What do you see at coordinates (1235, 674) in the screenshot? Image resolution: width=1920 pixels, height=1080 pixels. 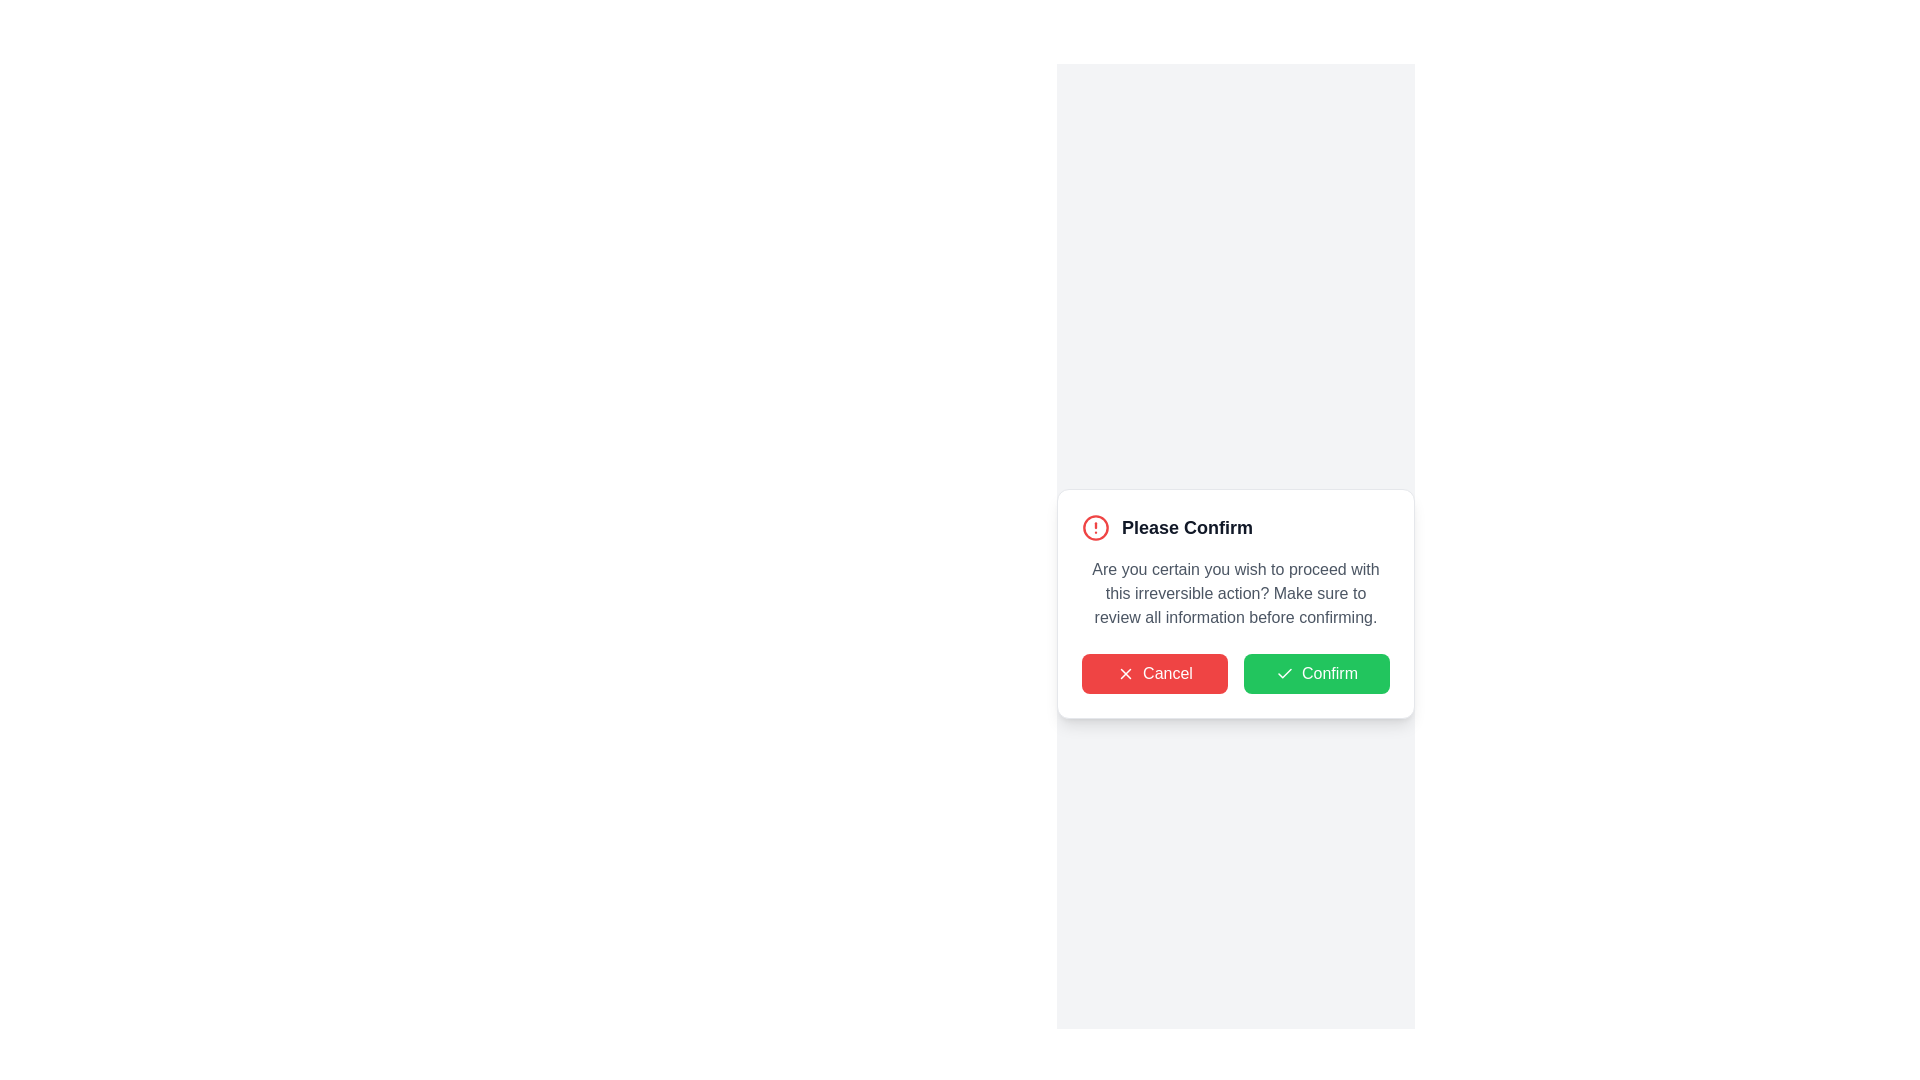 I see `the 'Confirm' button, which is a green button with a white checkmark icon, located at the bottom of the dialog box to proceed` at bounding box center [1235, 674].